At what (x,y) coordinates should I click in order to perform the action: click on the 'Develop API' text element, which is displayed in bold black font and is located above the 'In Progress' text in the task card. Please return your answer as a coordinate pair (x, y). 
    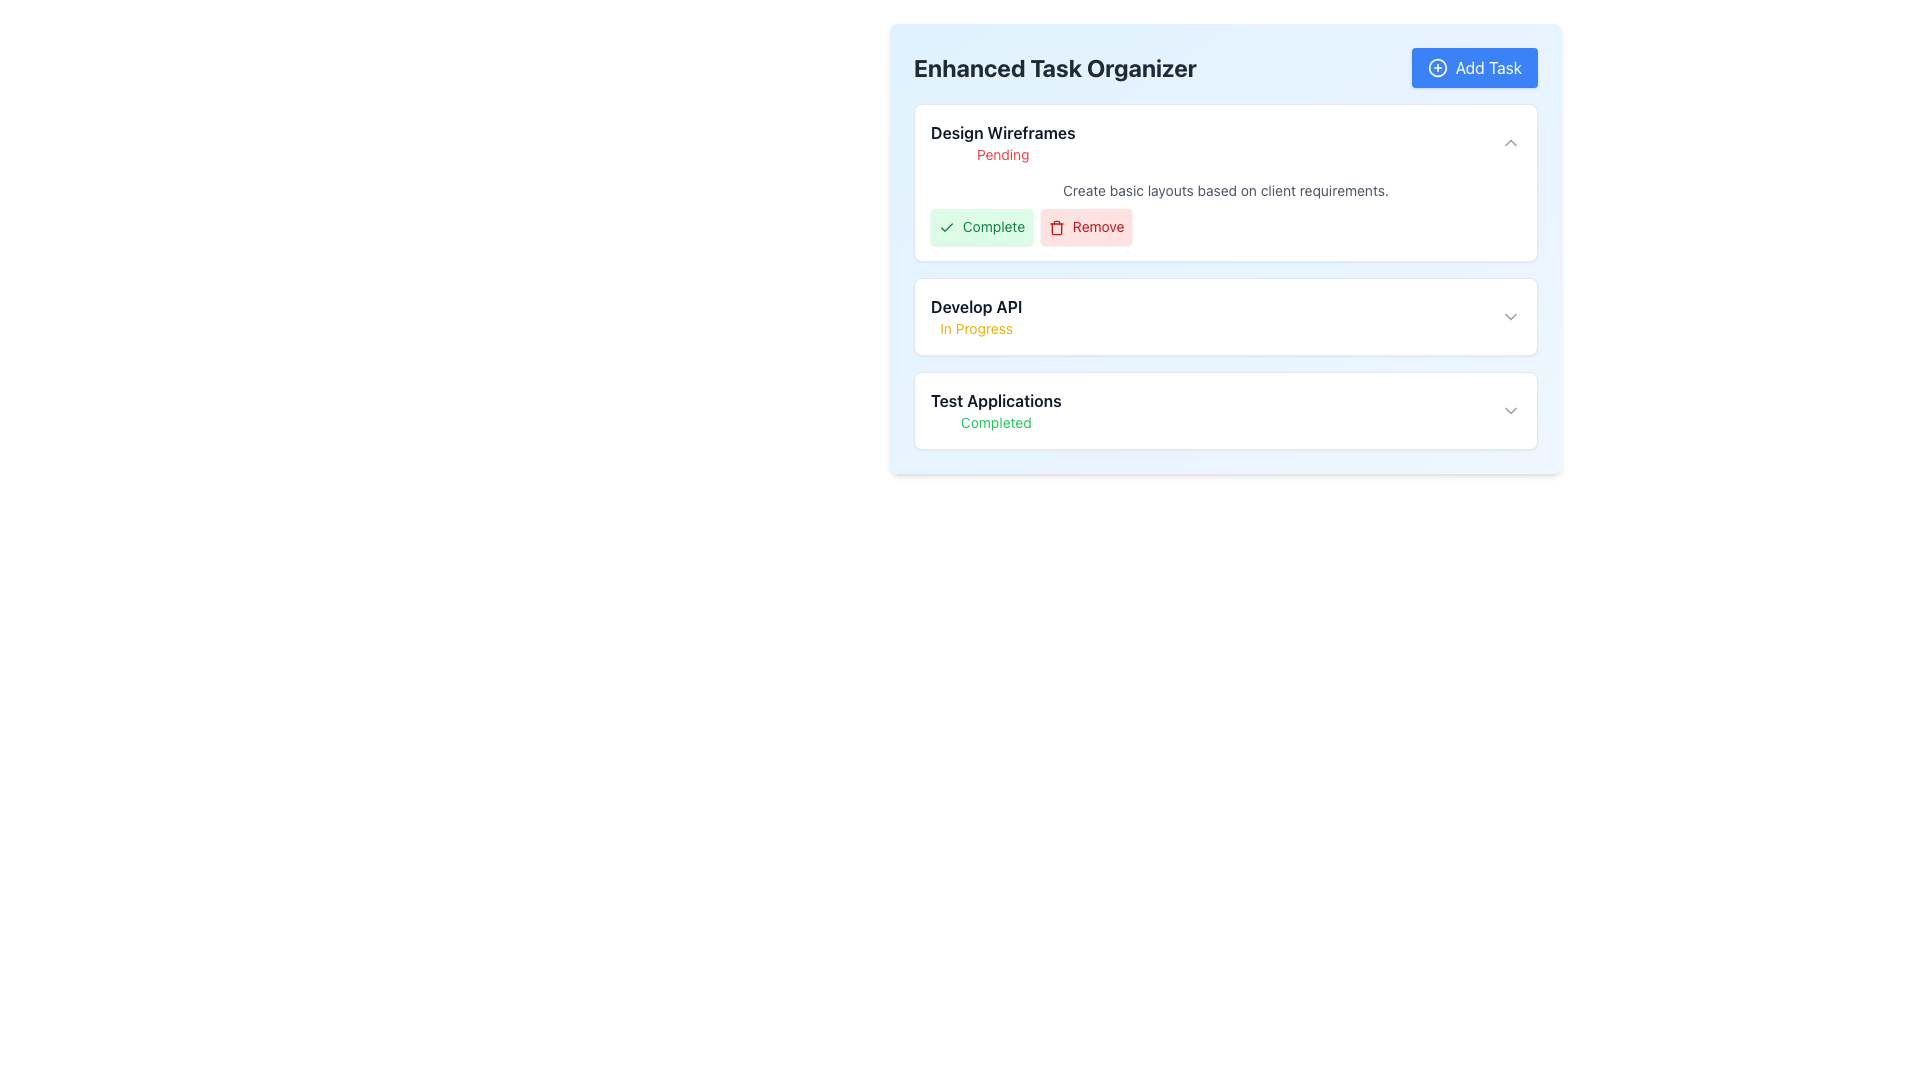
    Looking at the image, I should click on (976, 307).